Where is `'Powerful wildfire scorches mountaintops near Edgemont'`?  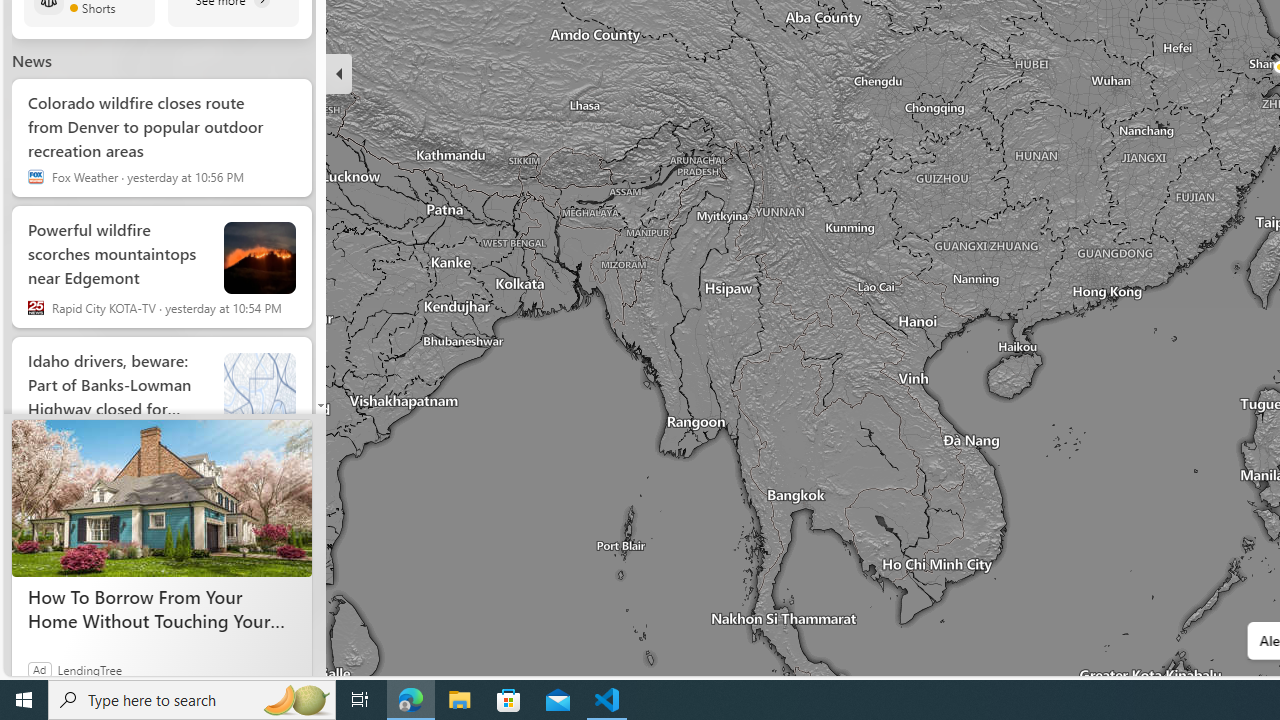 'Powerful wildfire scorches mountaintops near Edgemont' is located at coordinates (116, 248).